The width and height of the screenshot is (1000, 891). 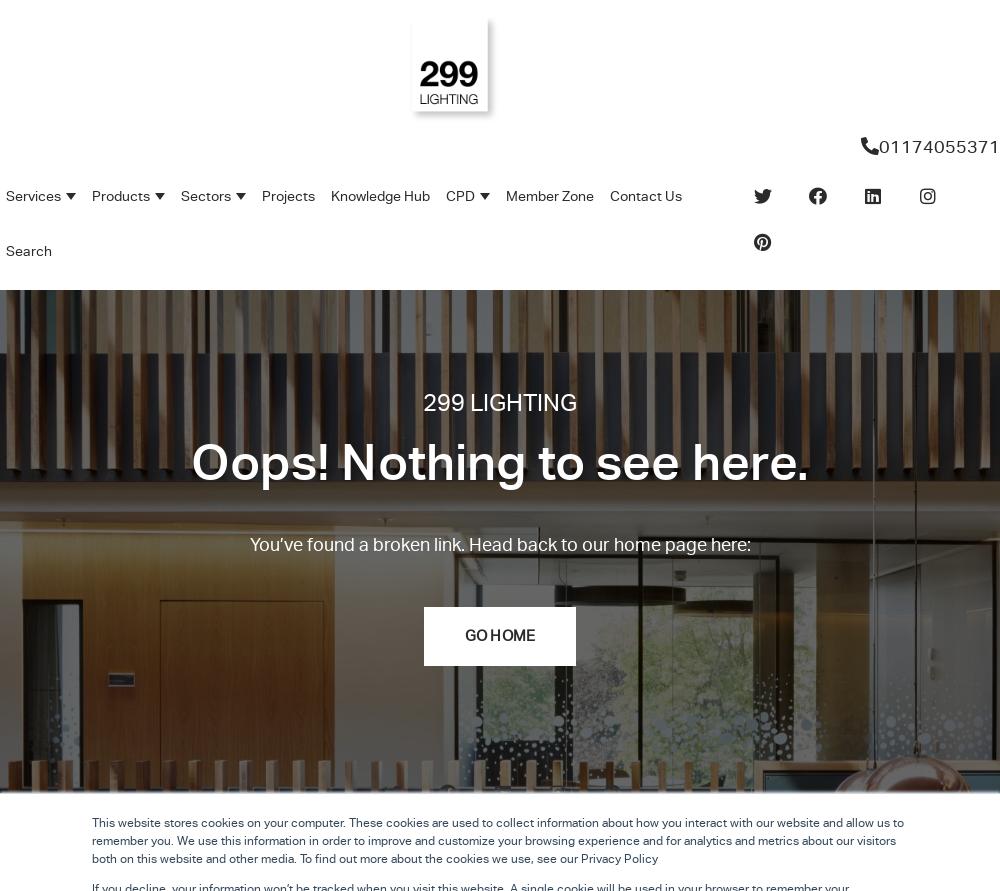 I want to click on 'Contact Us', so click(x=646, y=196).